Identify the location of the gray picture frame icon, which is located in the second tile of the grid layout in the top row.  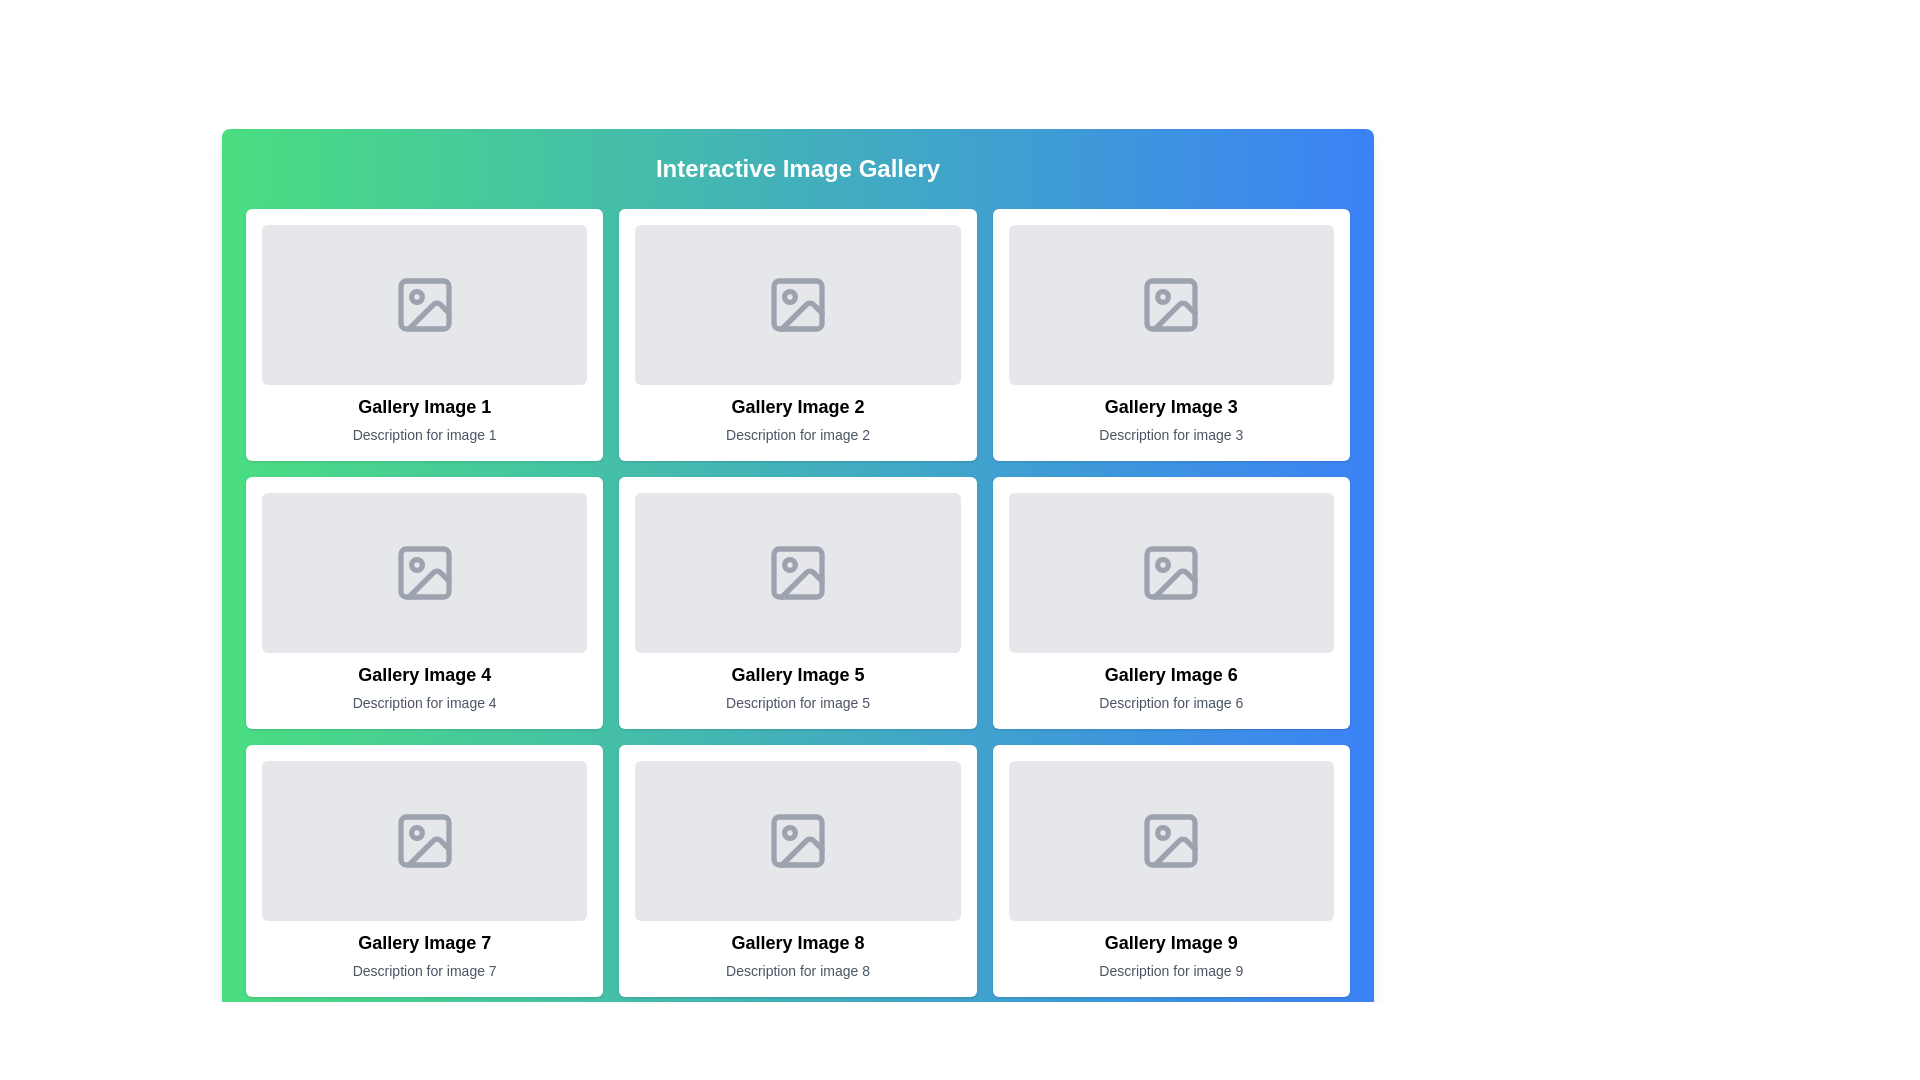
(796, 304).